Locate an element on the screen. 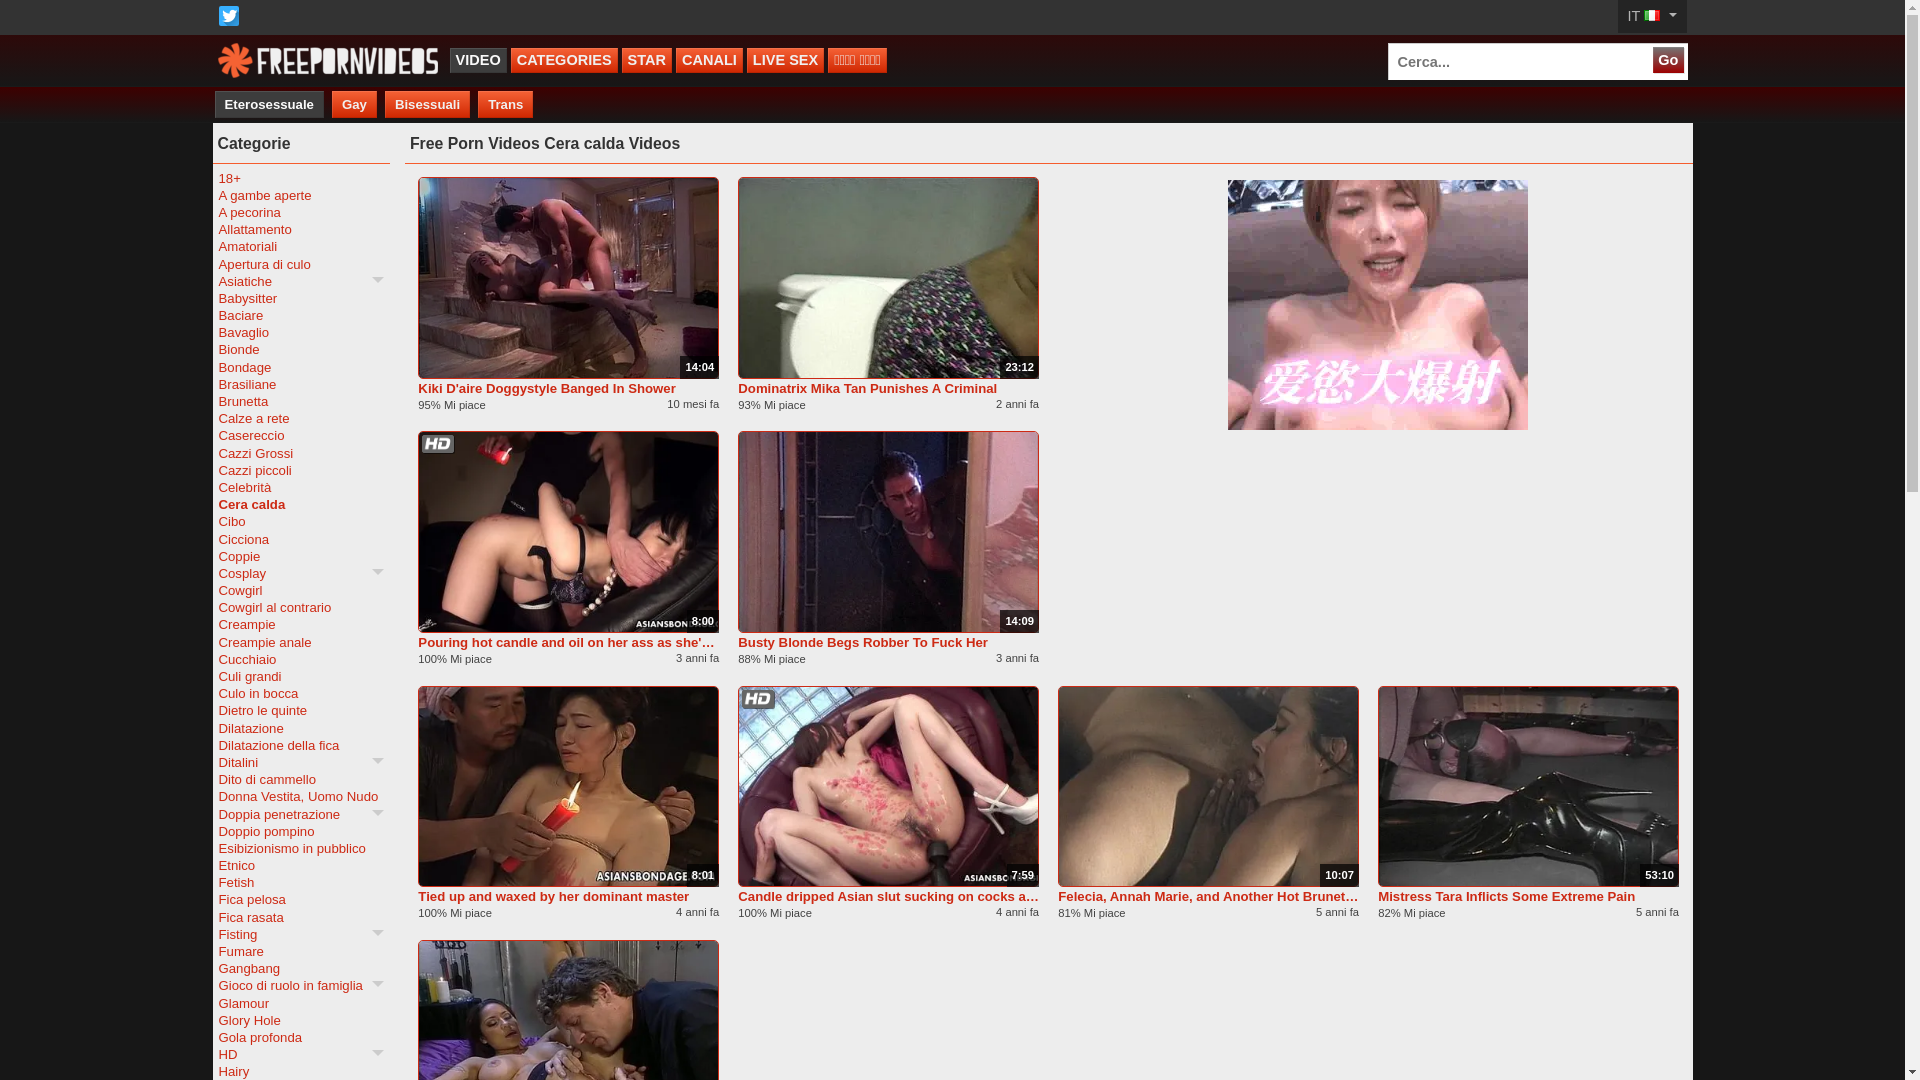 This screenshot has width=1920, height=1080. 'Culo in bocca' is located at coordinates (300, 692).